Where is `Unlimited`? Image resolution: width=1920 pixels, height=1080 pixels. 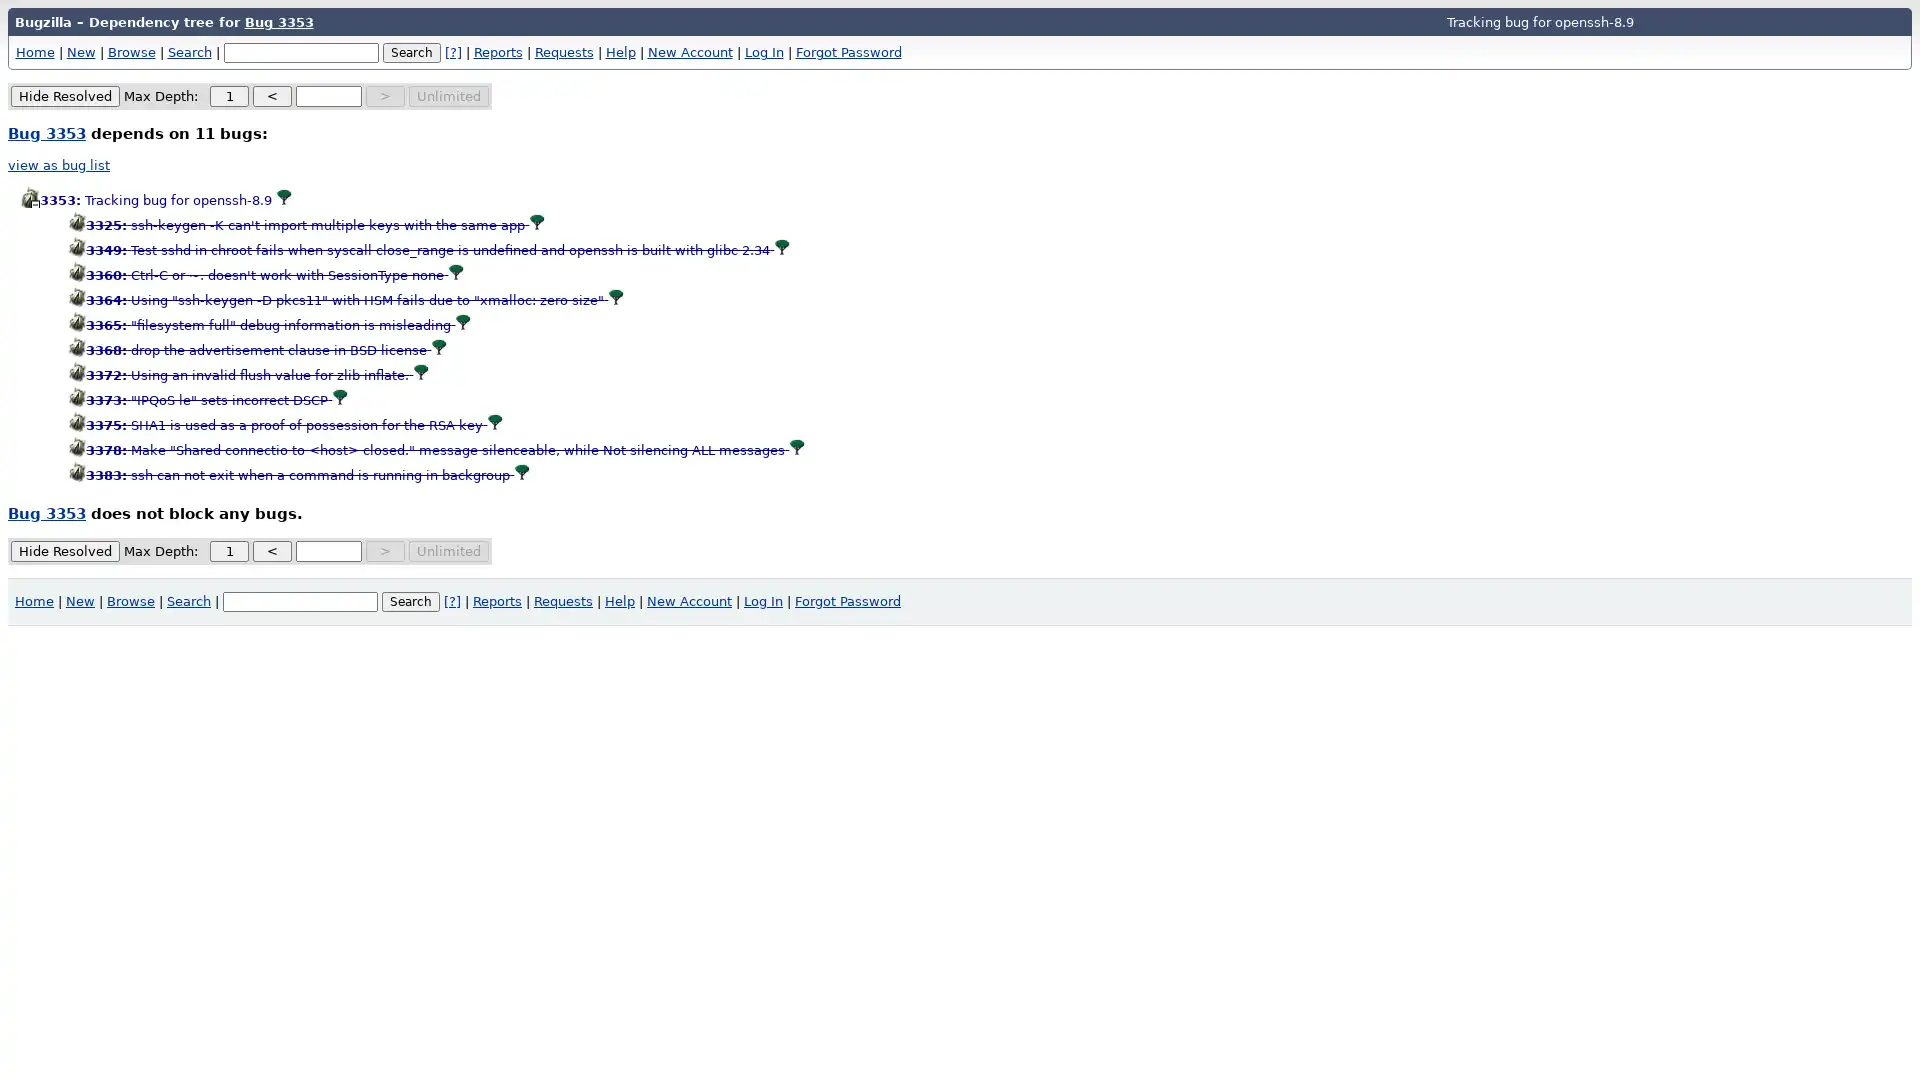
Unlimited is located at coordinates (448, 96).